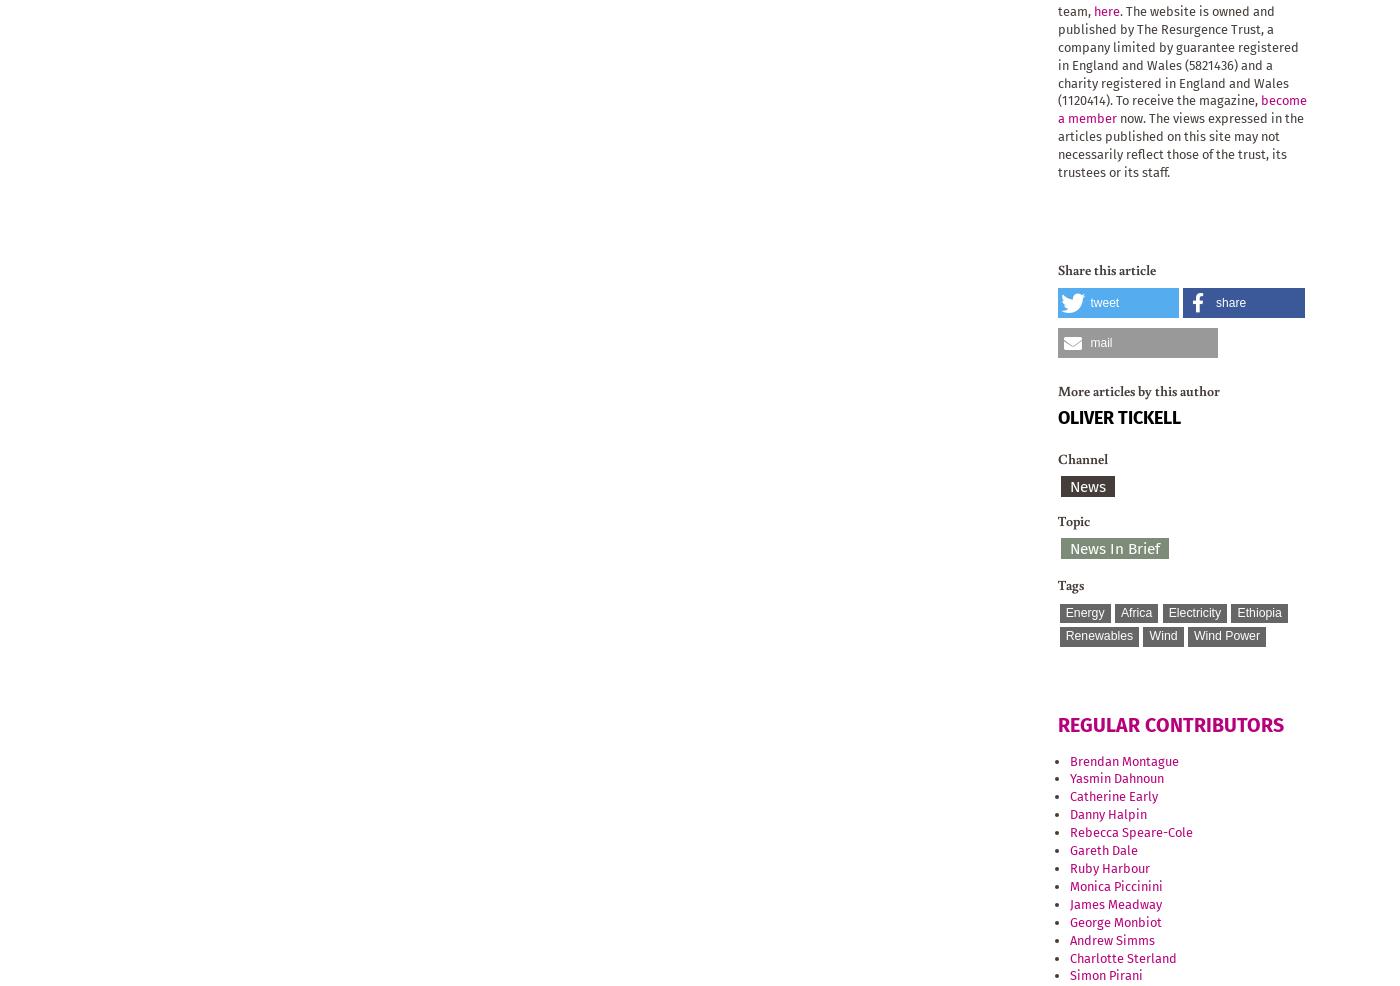 Image resolution: width=1400 pixels, height=986 pixels. I want to click on 'Monica Piccinini', so click(1116, 884).